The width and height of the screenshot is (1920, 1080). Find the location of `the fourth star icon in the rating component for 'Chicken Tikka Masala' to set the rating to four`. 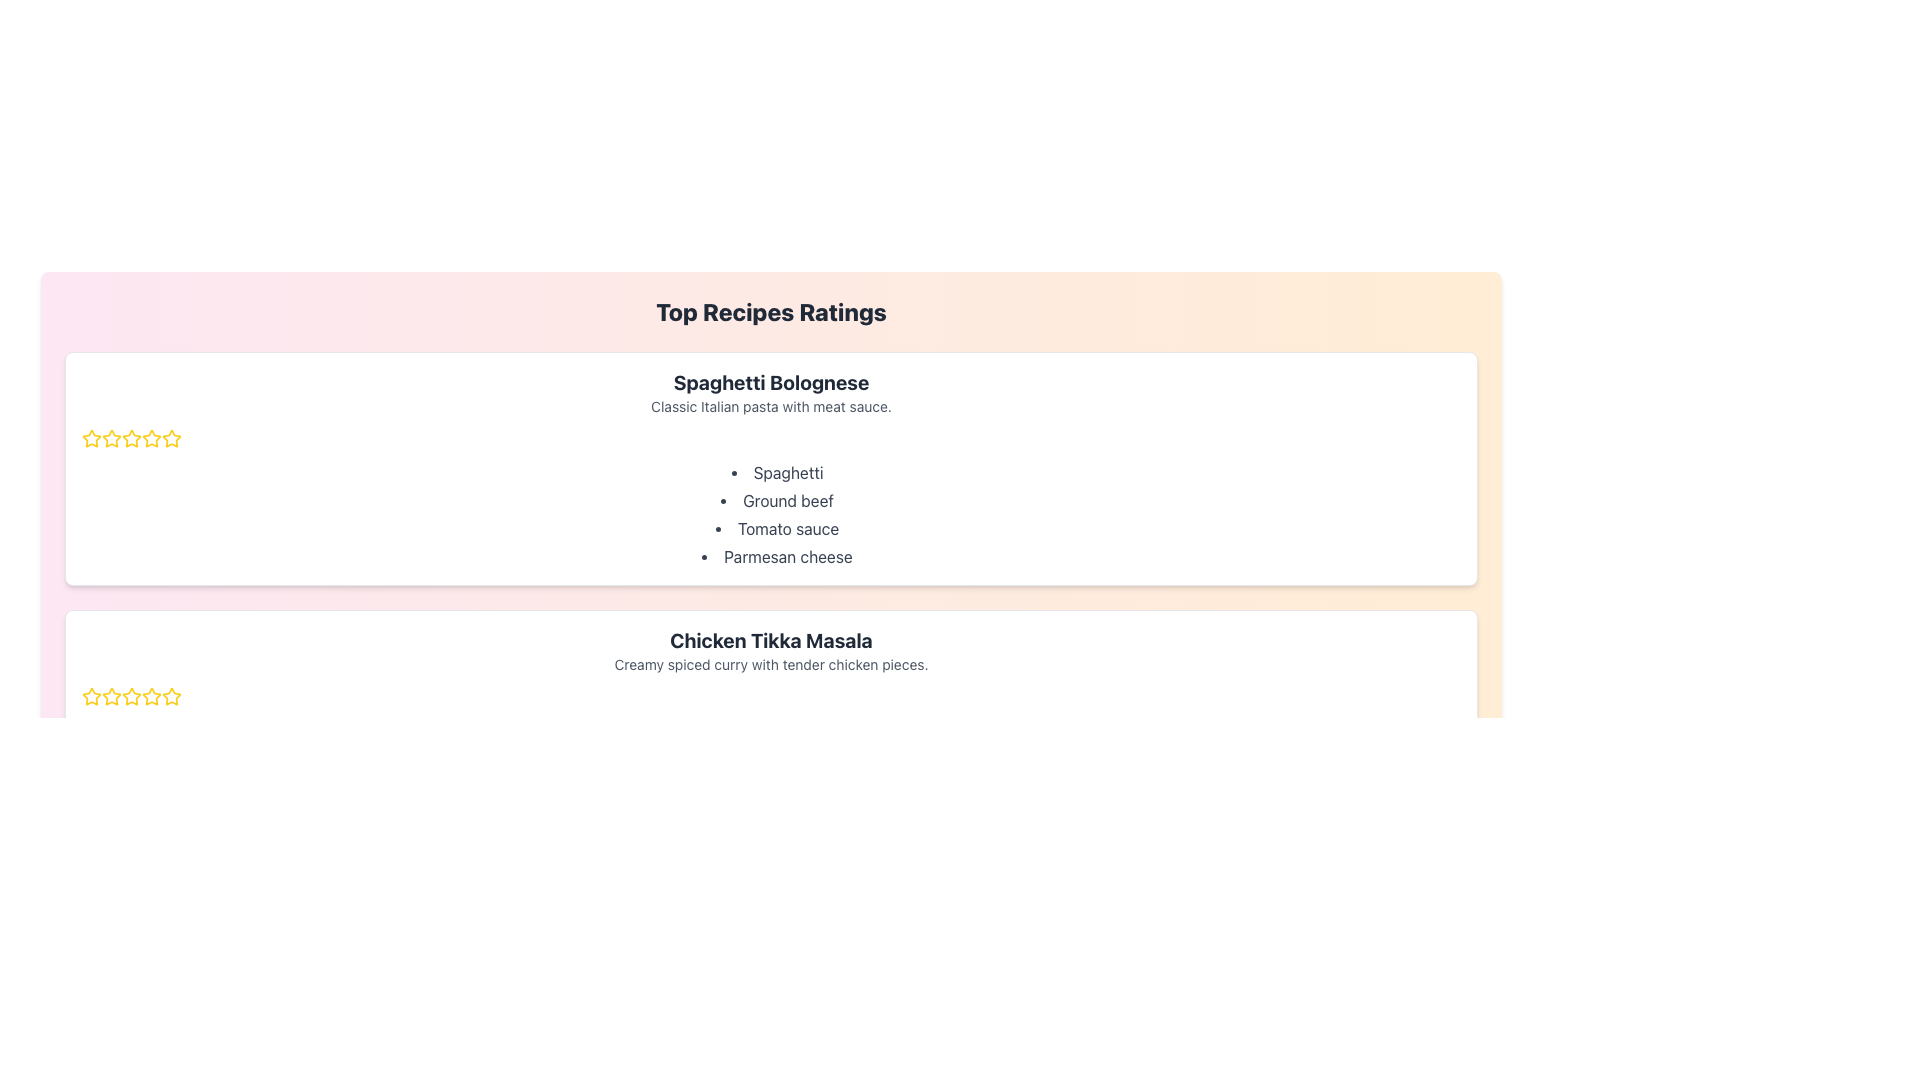

the fourth star icon in the rating component for 'Chicken Tikka Masala' to set the rating to four is located at coordinates (131, 696).